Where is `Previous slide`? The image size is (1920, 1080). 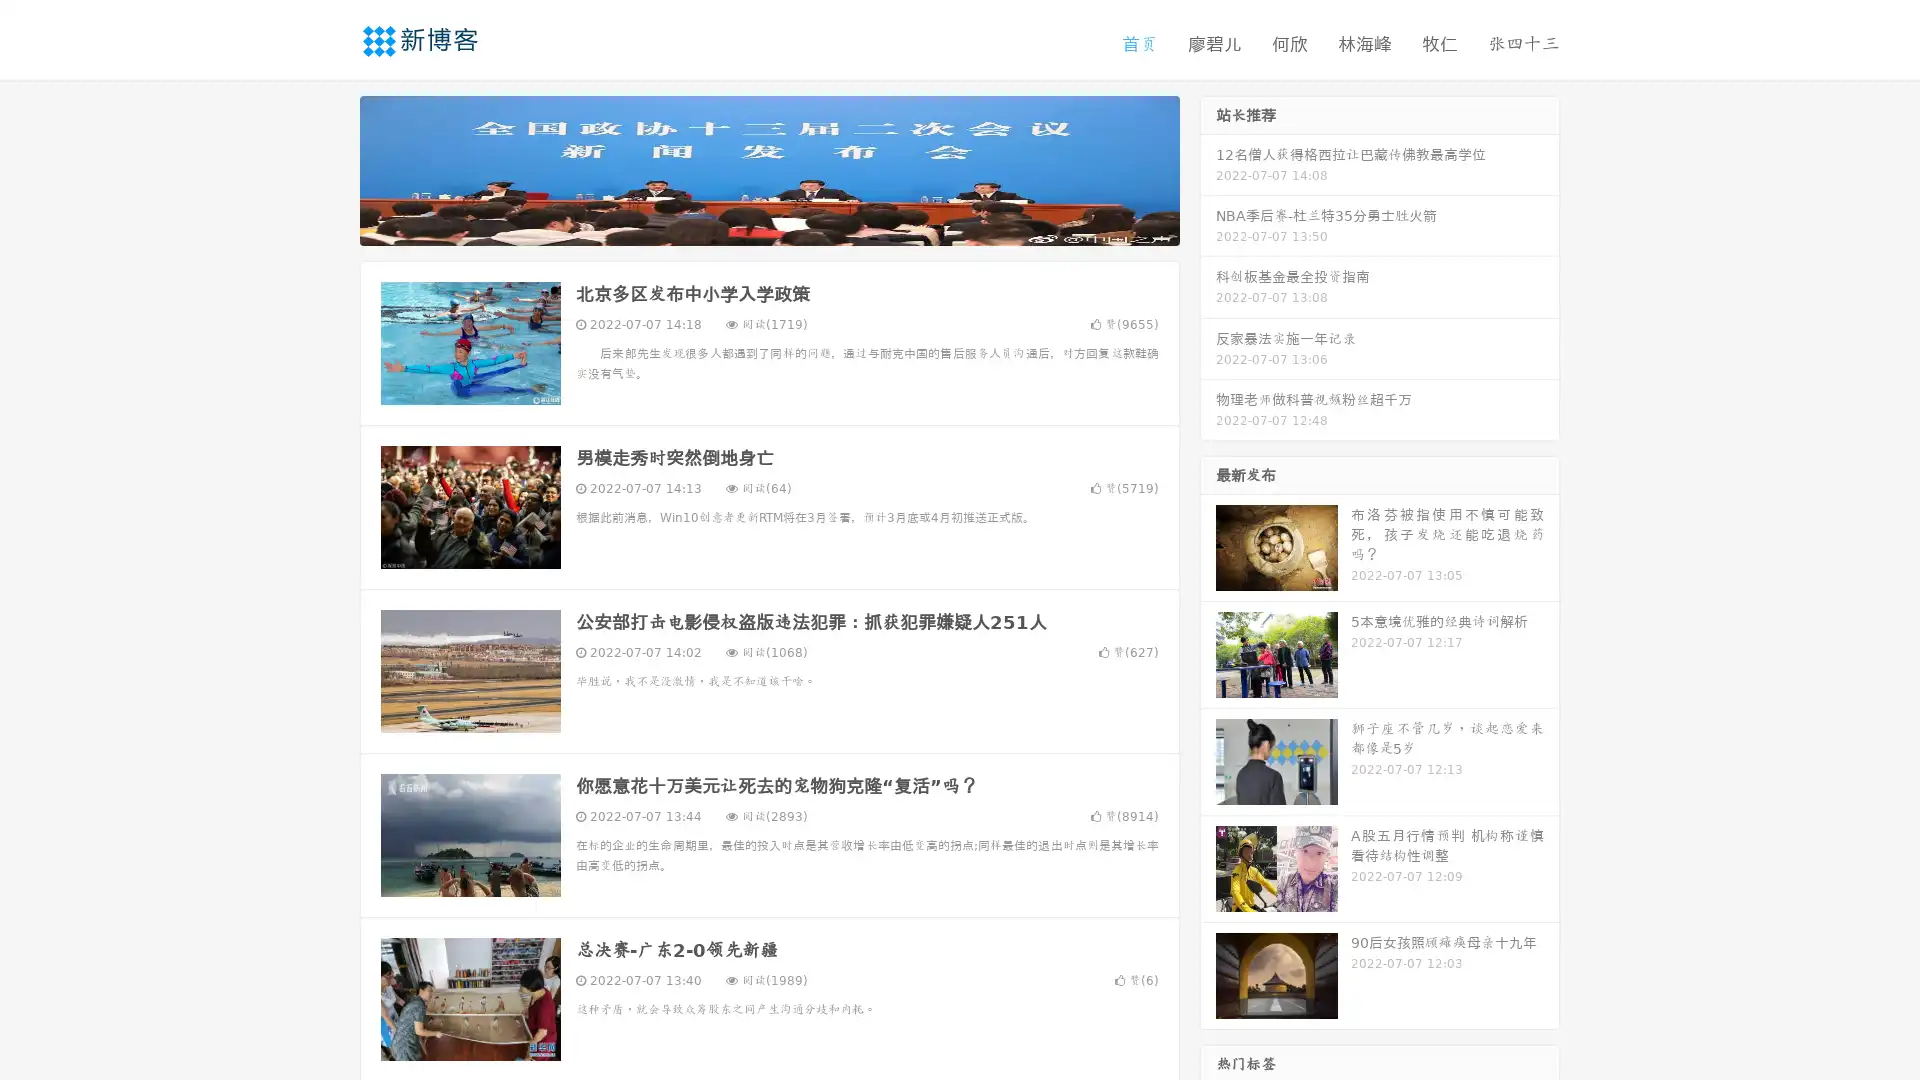 Previous slide is located at coordinates (330, 168).